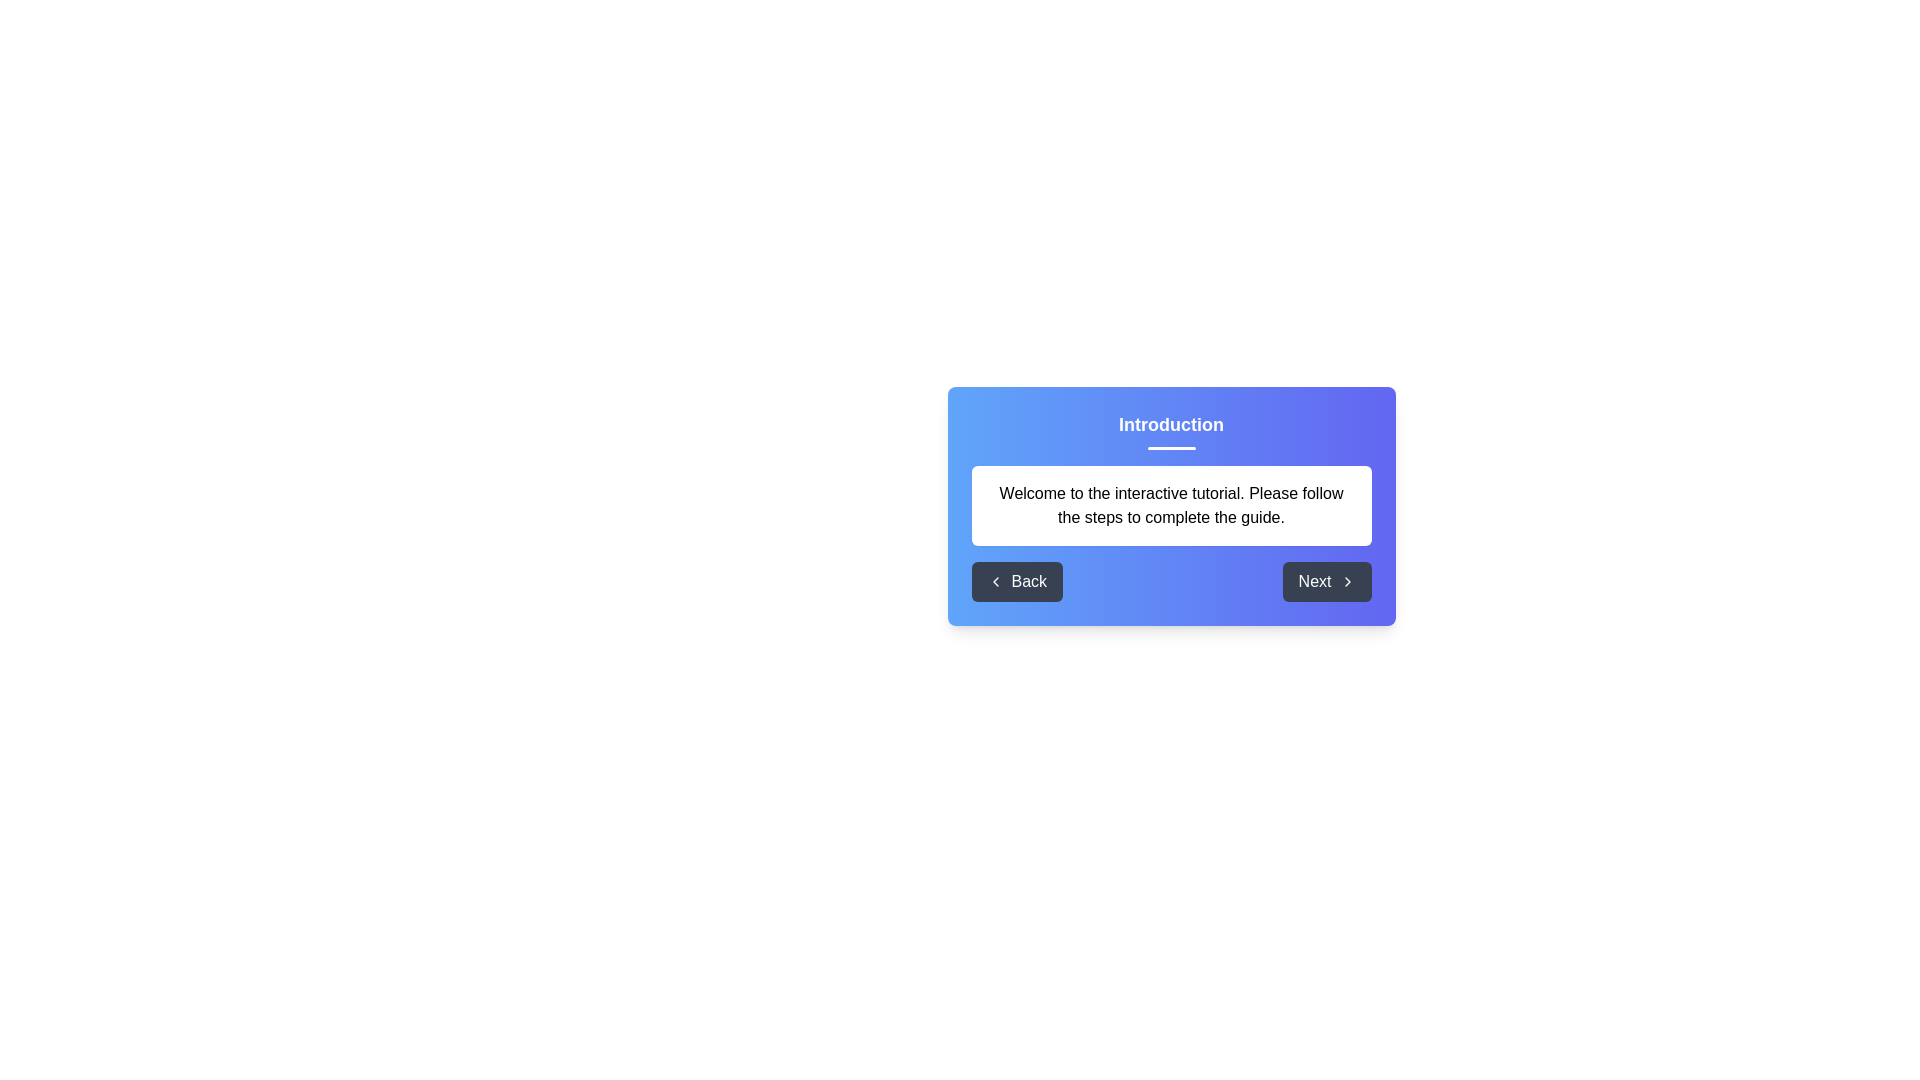  Describe the element at coordinates (1171, 447) in the screenshot. I see `the Decorative Line located beneath the 'Introduction' heading text, which is horizontally centered within the dialog box` at that location.